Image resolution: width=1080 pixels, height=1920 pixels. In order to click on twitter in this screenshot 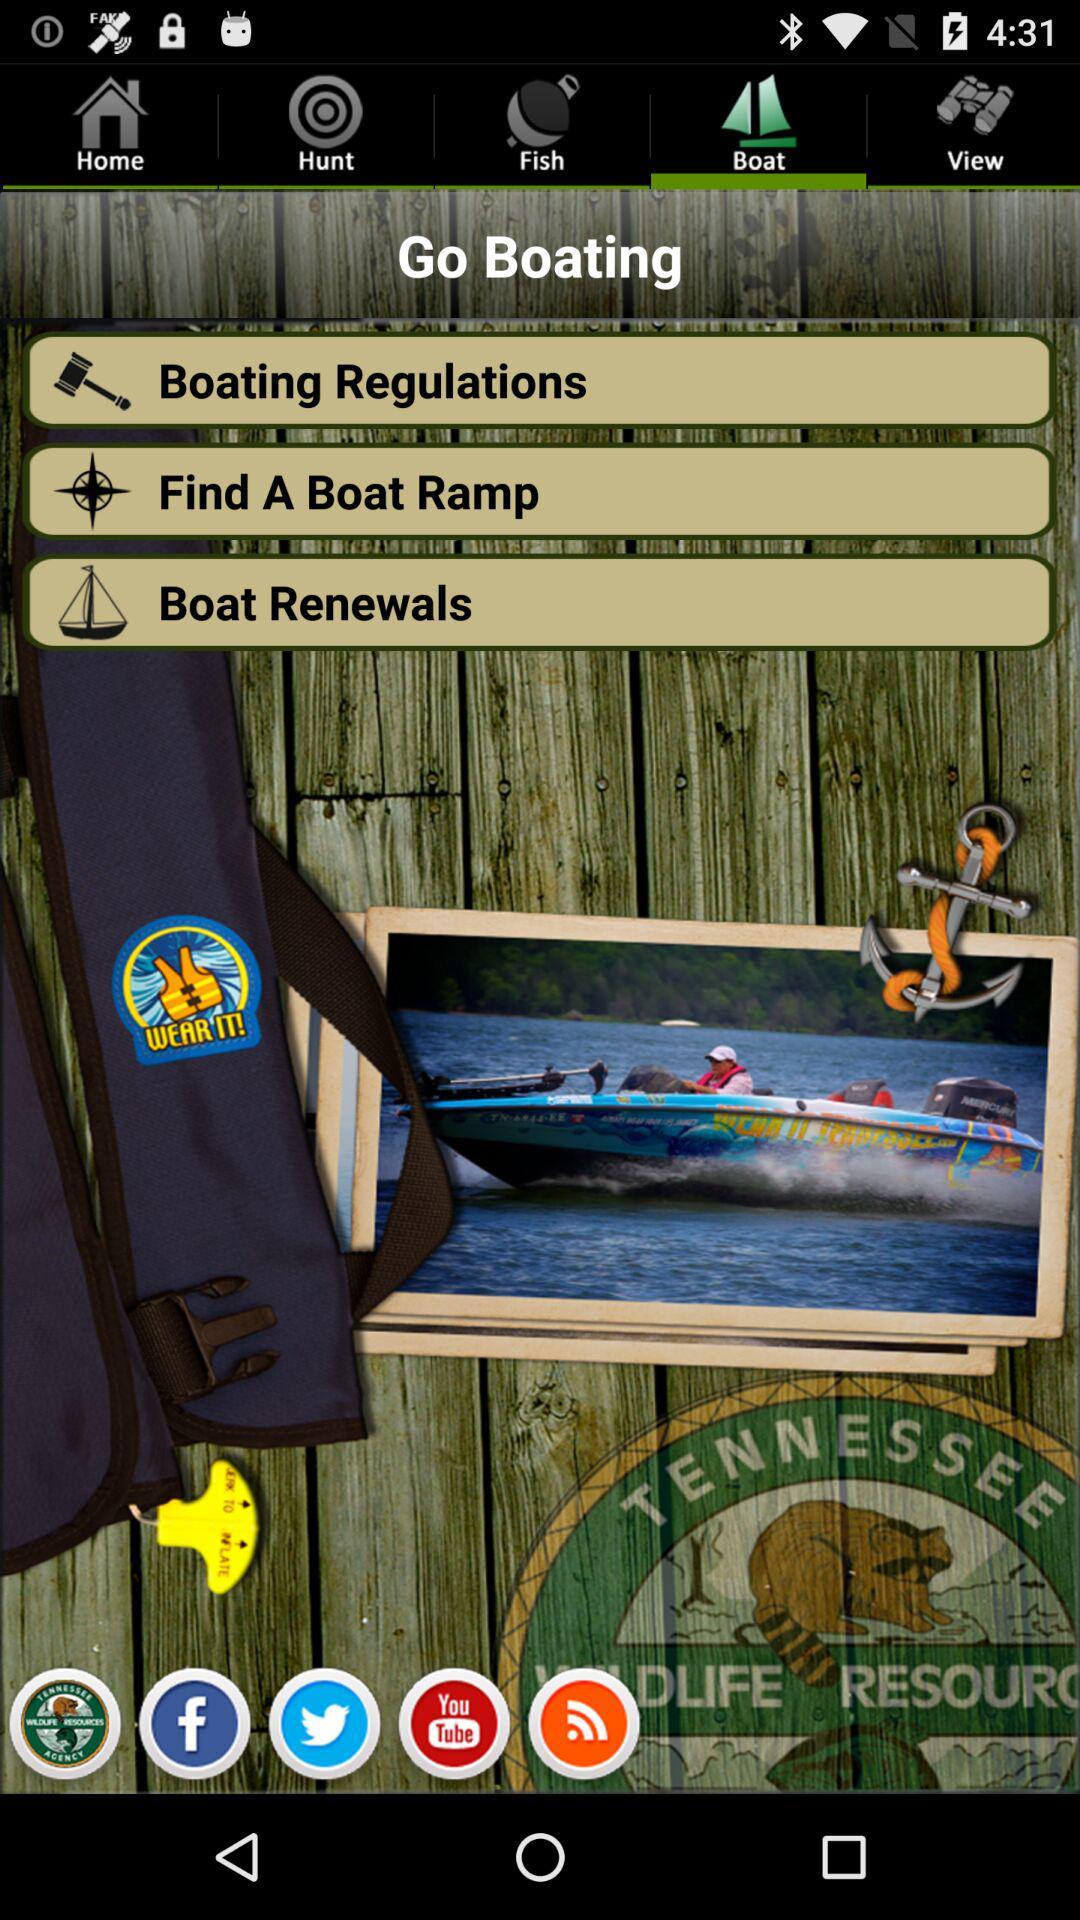, I will do `click(323, 1728)`.